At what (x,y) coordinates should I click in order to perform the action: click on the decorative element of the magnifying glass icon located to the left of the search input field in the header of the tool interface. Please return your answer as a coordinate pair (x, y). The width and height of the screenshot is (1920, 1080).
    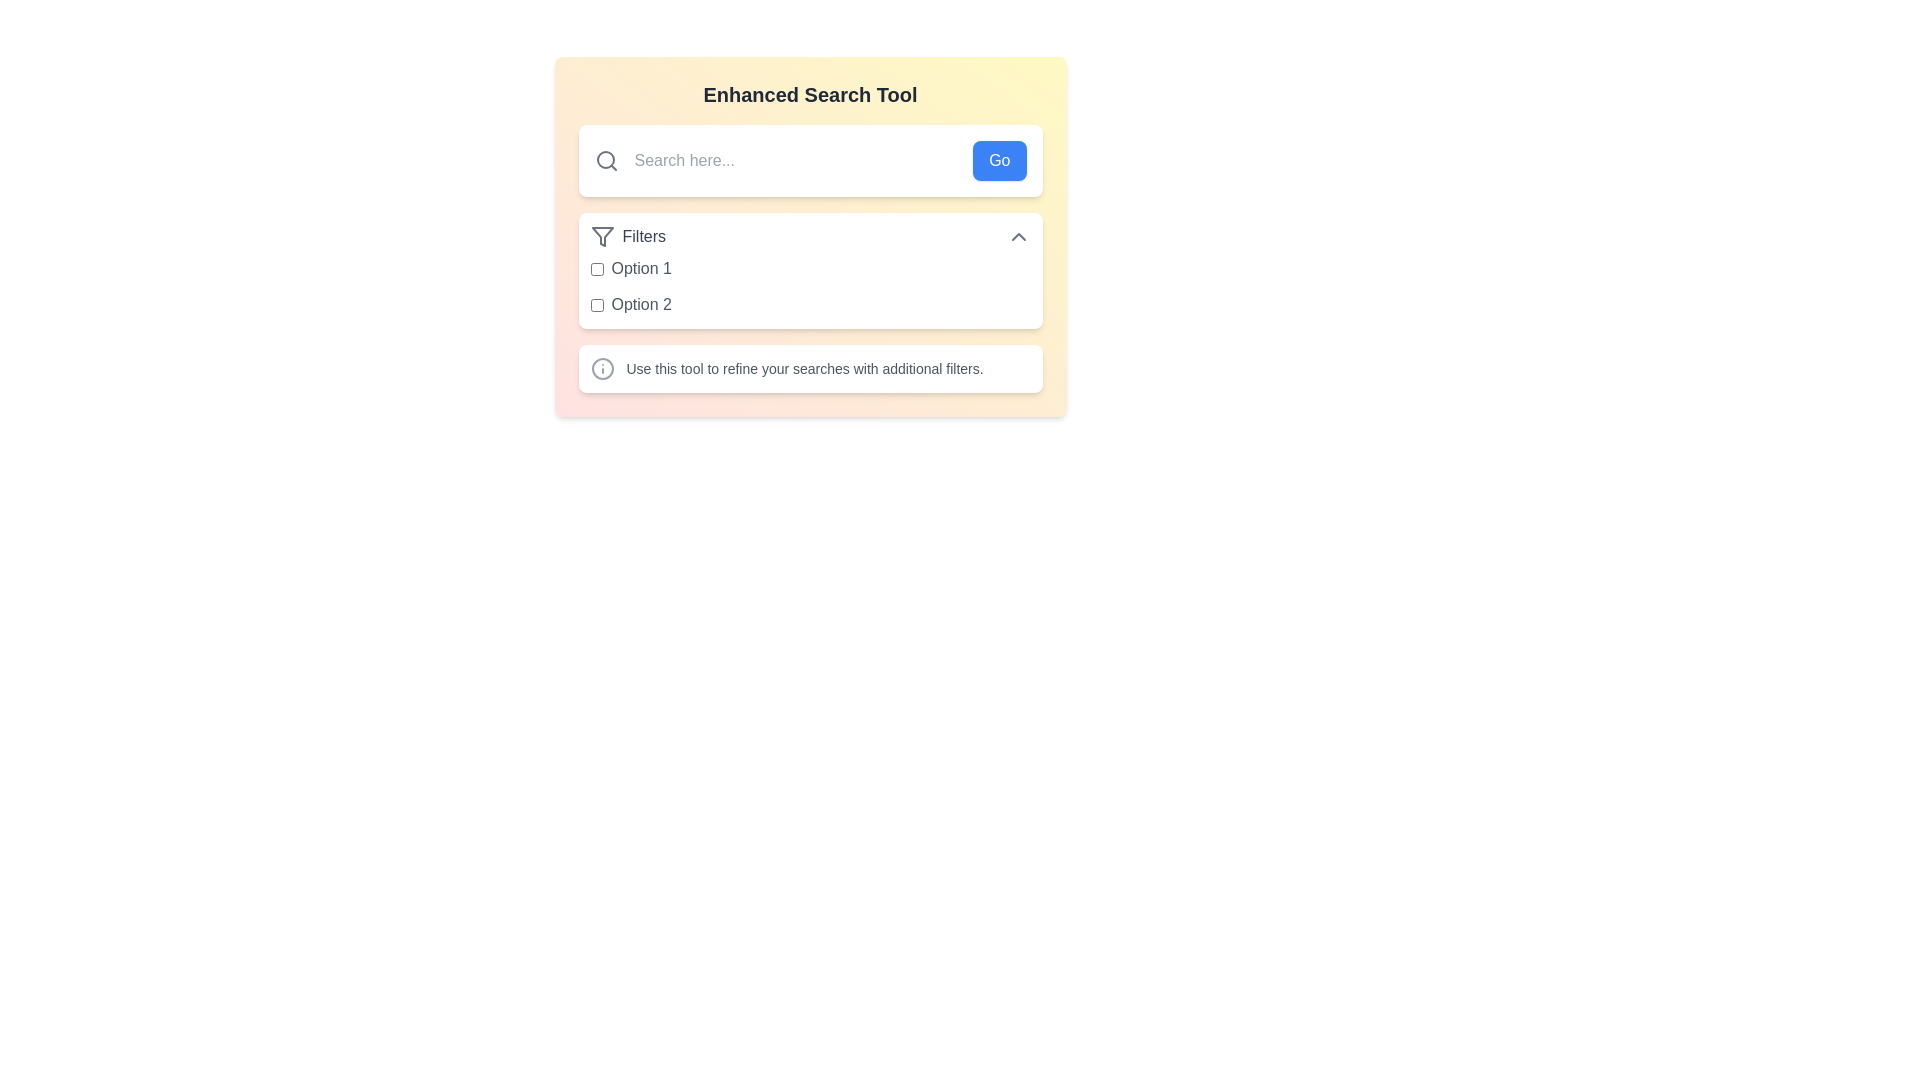
    Looking at the image, I should click on (604, 158).